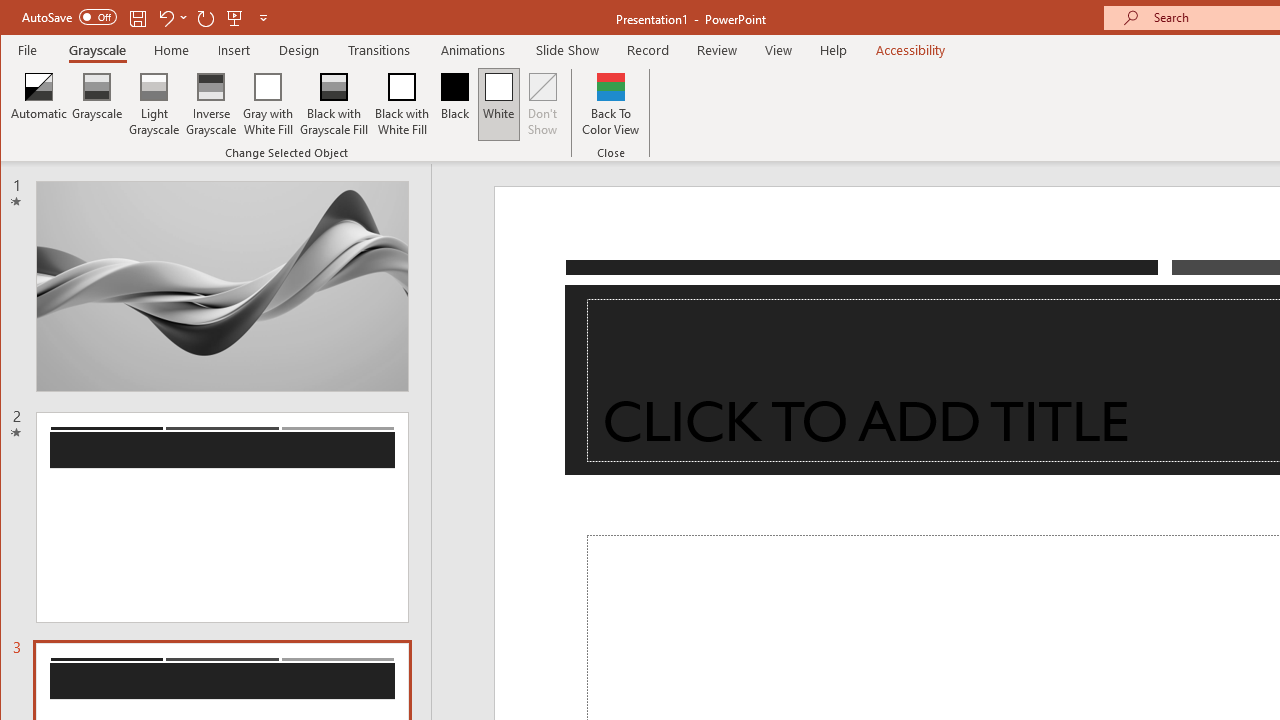  Describe the element at coordinates (334, 104) in the screenshot. I see `'Black with Grayscale Fill'` at that location.